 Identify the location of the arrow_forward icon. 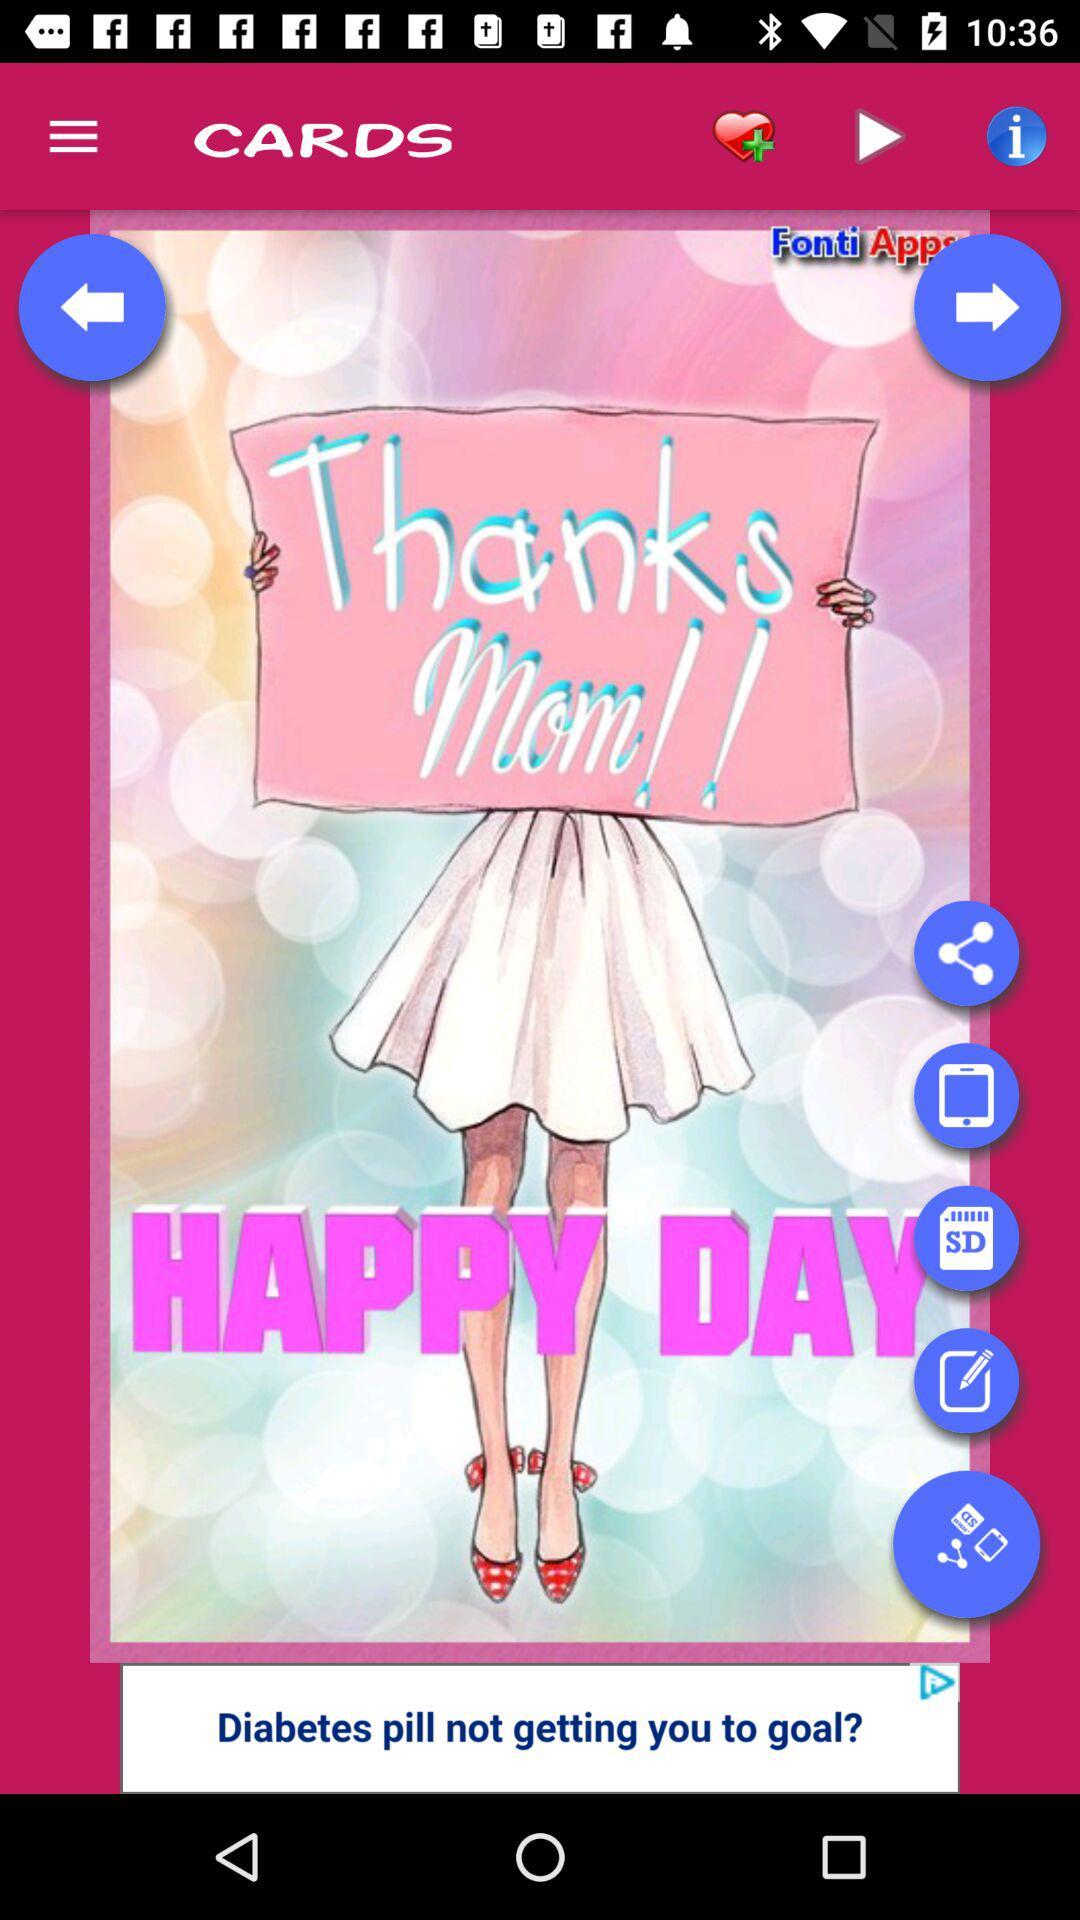
(986, 306).